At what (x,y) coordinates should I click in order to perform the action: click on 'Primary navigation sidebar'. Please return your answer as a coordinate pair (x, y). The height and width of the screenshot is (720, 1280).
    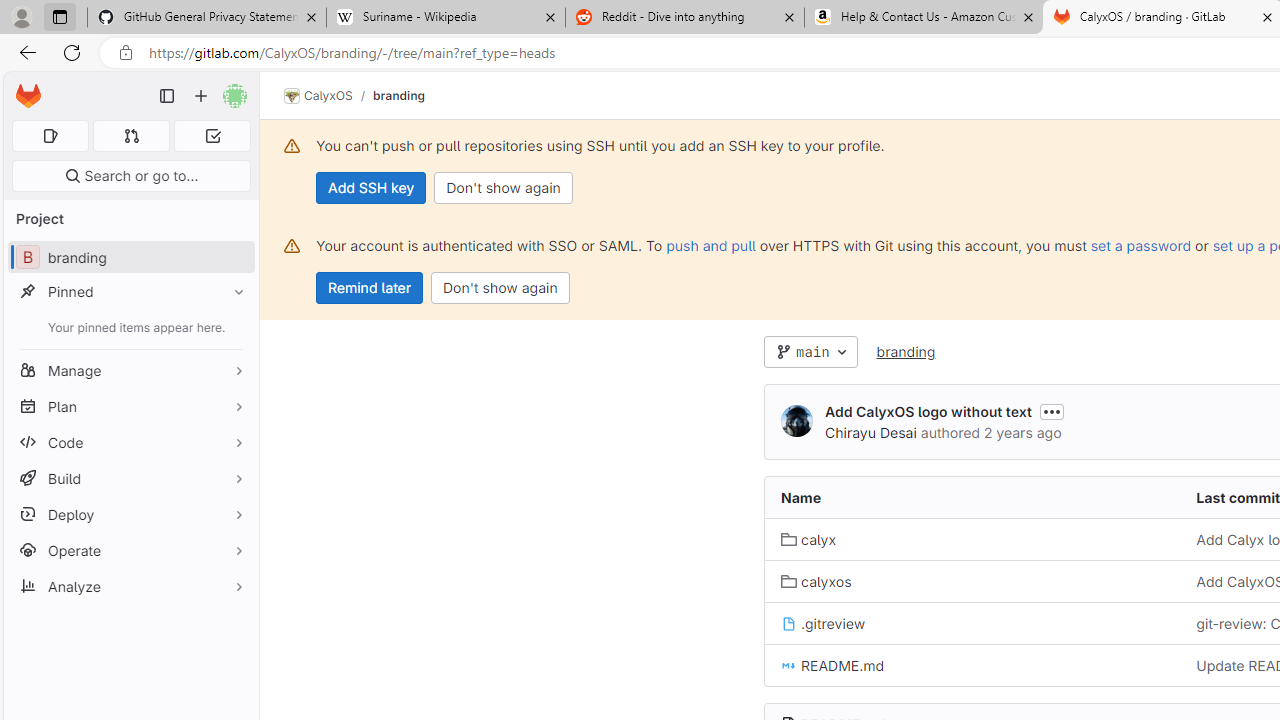
    Looking at the image, I should click on (167, 96).